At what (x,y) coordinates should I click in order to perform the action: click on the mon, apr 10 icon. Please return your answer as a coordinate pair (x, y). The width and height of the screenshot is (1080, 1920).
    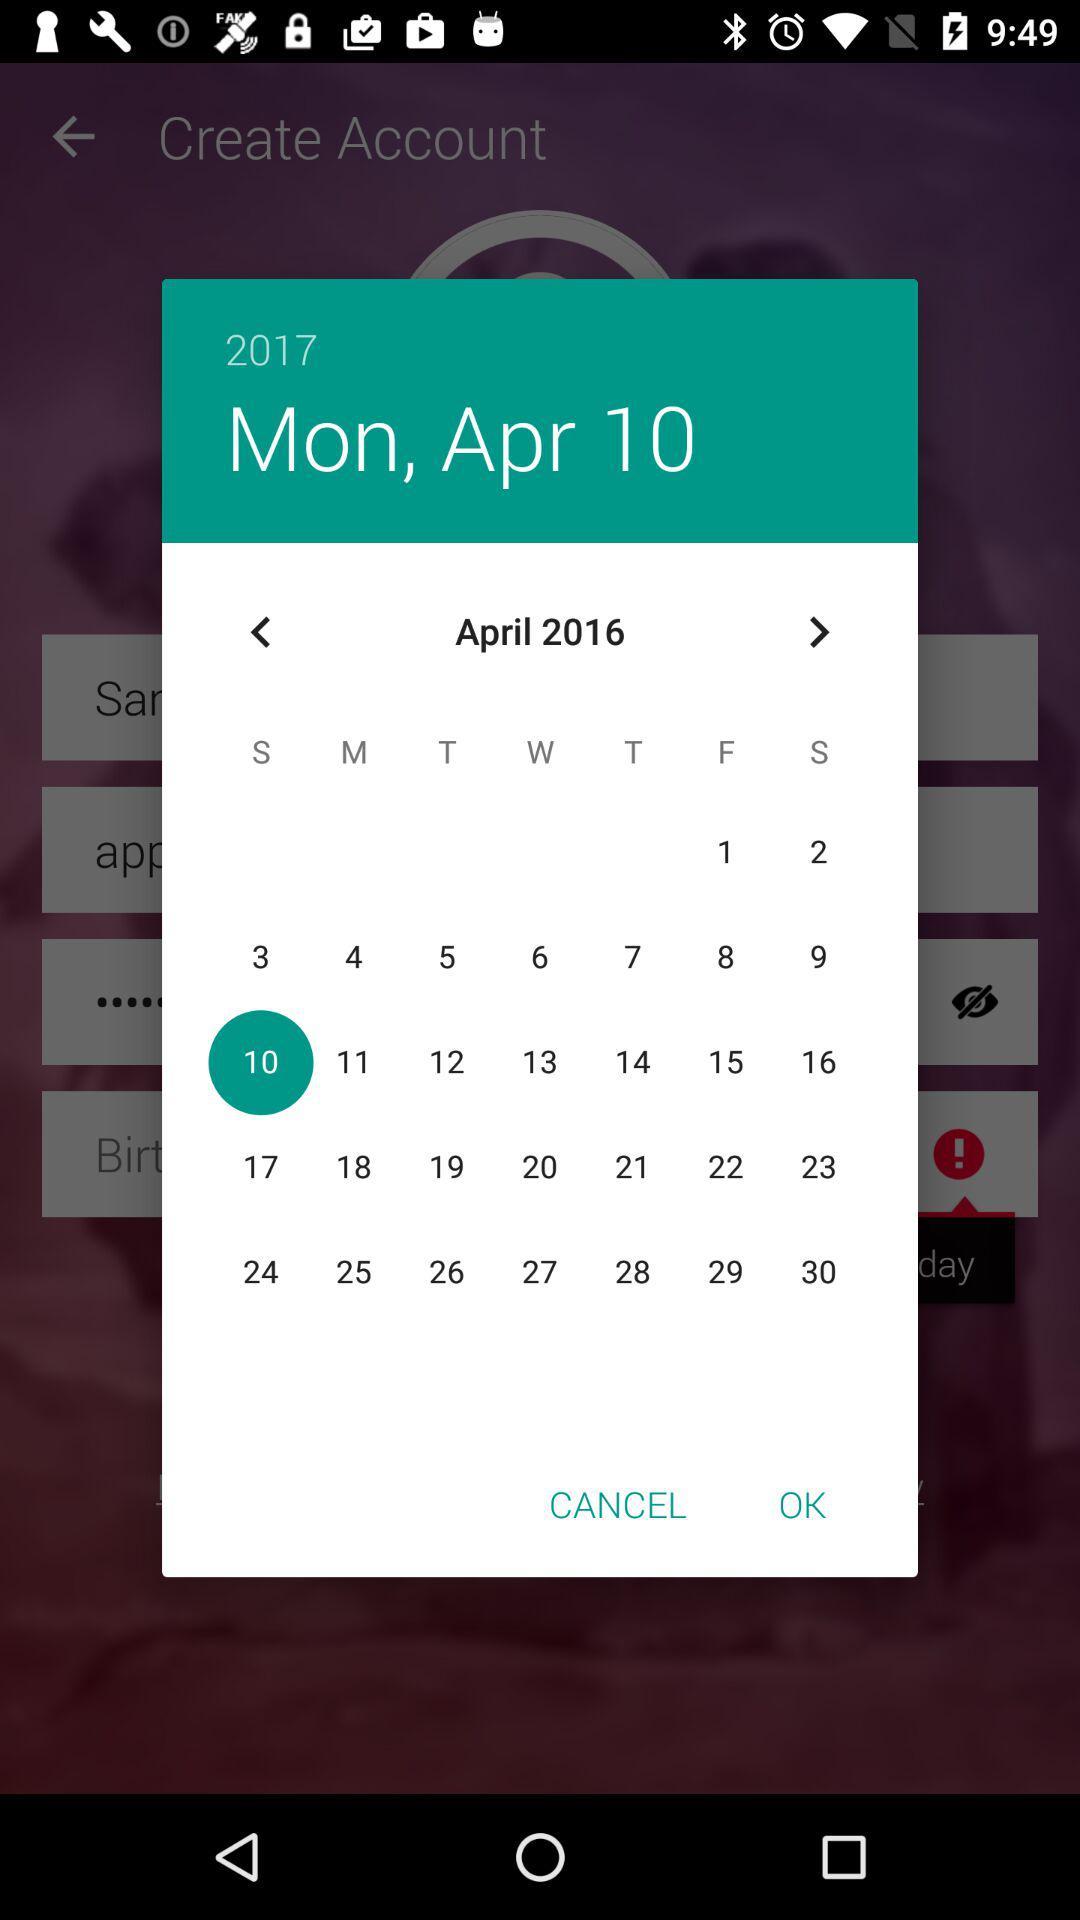
    Looking at the image, I should click on (461, 435).